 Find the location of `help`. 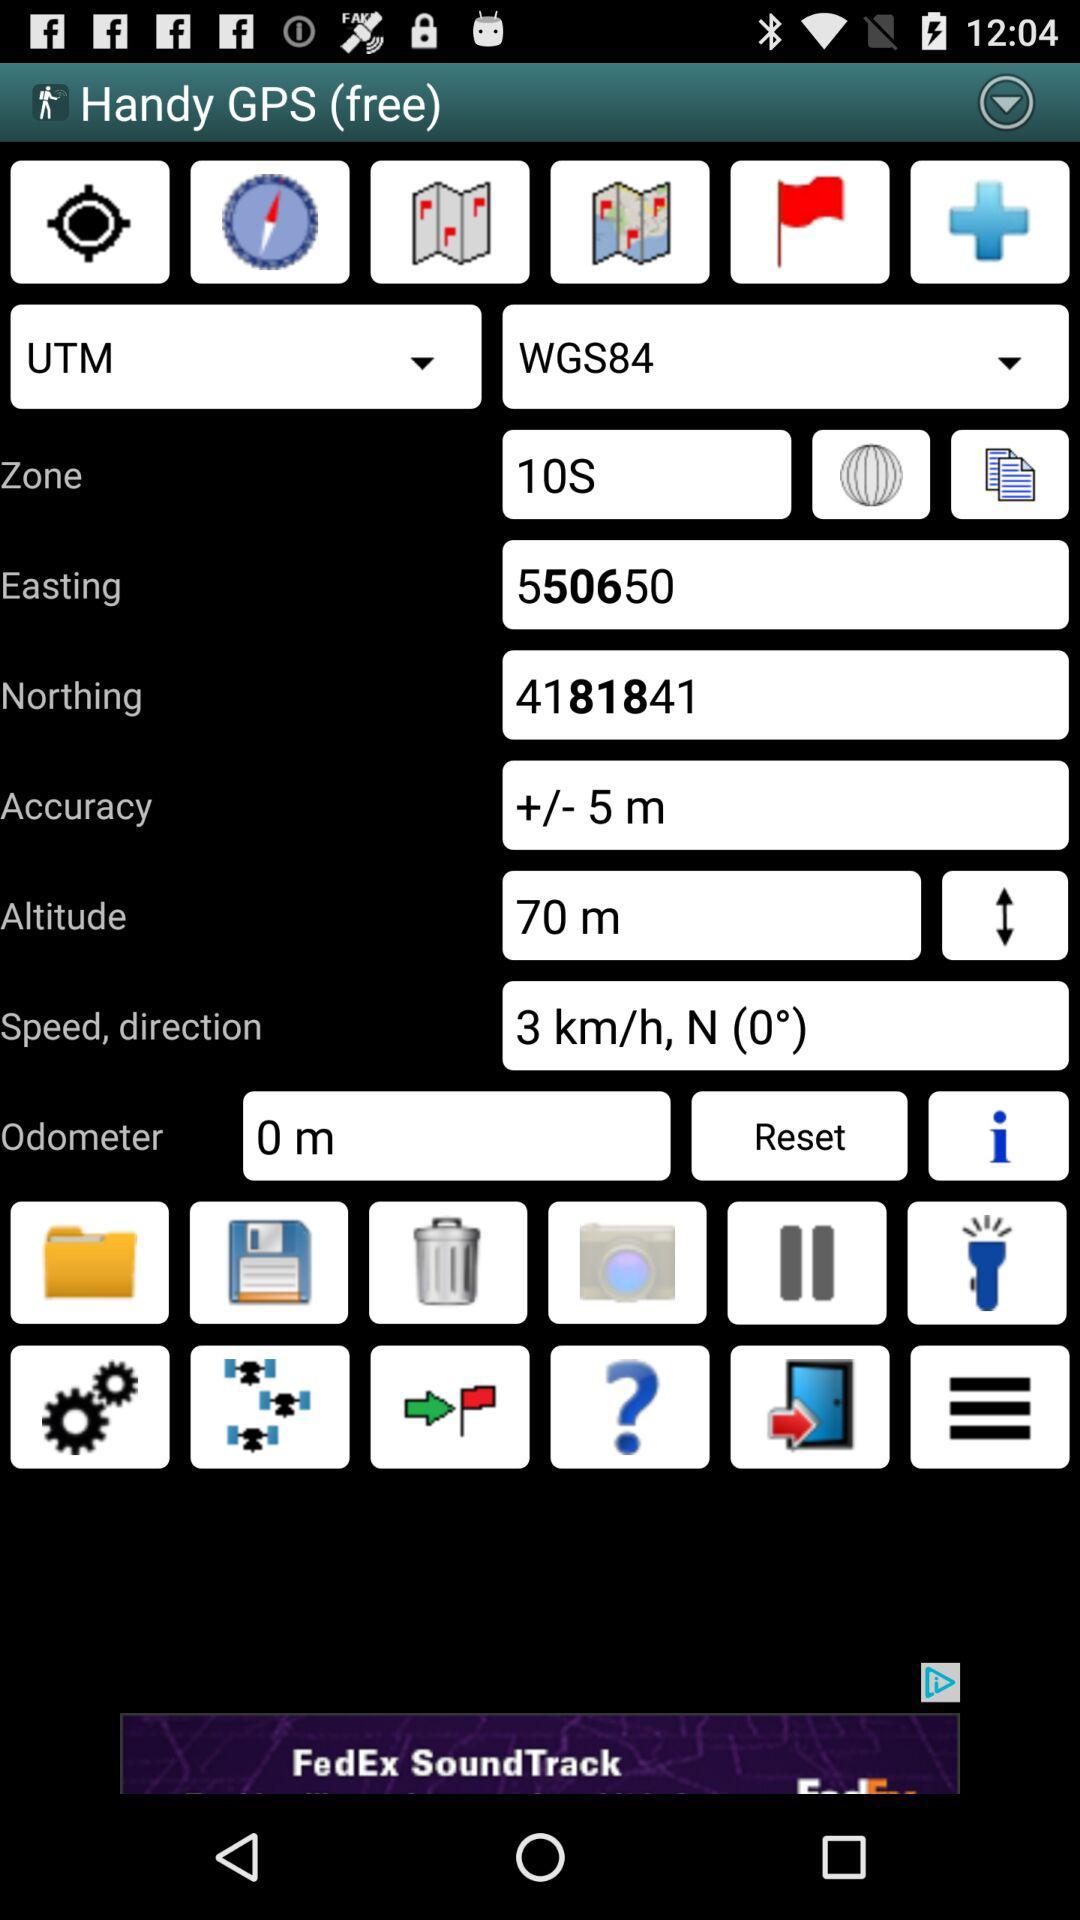

help is located at coordinates (628, 1405).